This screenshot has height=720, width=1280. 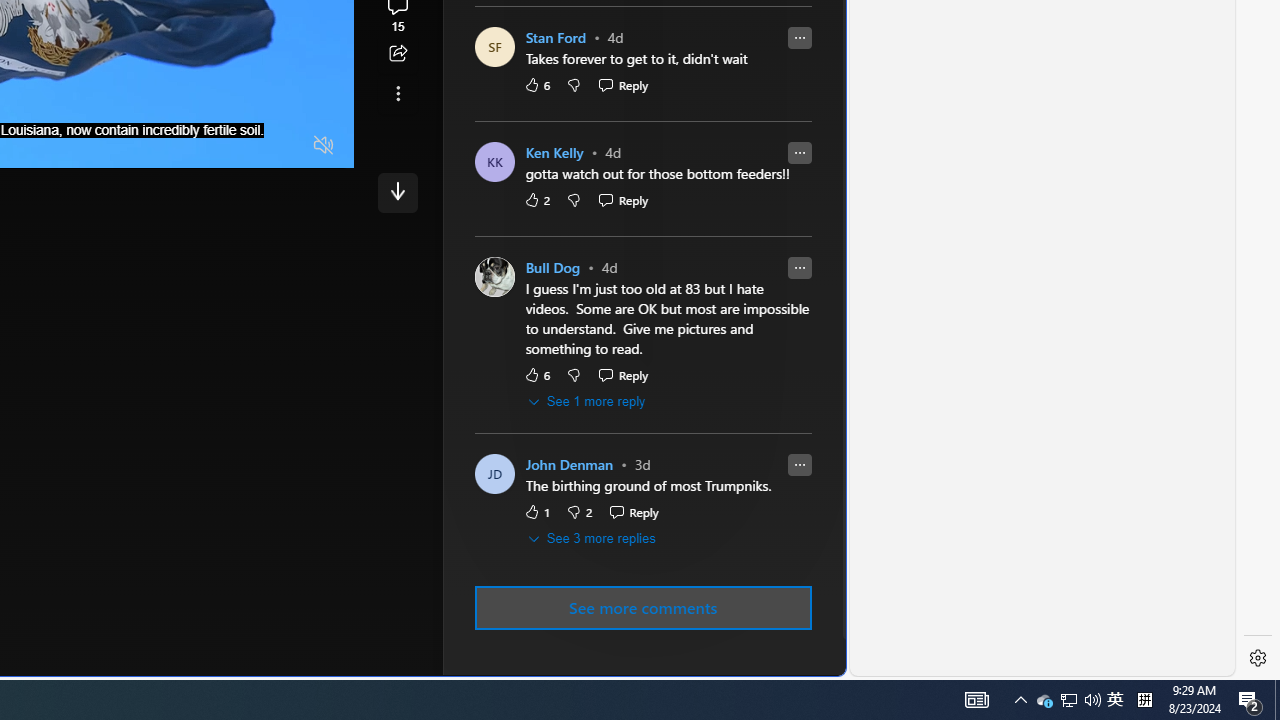 What do you see at coordinates (568, 465) in the screenshot?
I see `'John Denman'` at bounding box center [568, 465].